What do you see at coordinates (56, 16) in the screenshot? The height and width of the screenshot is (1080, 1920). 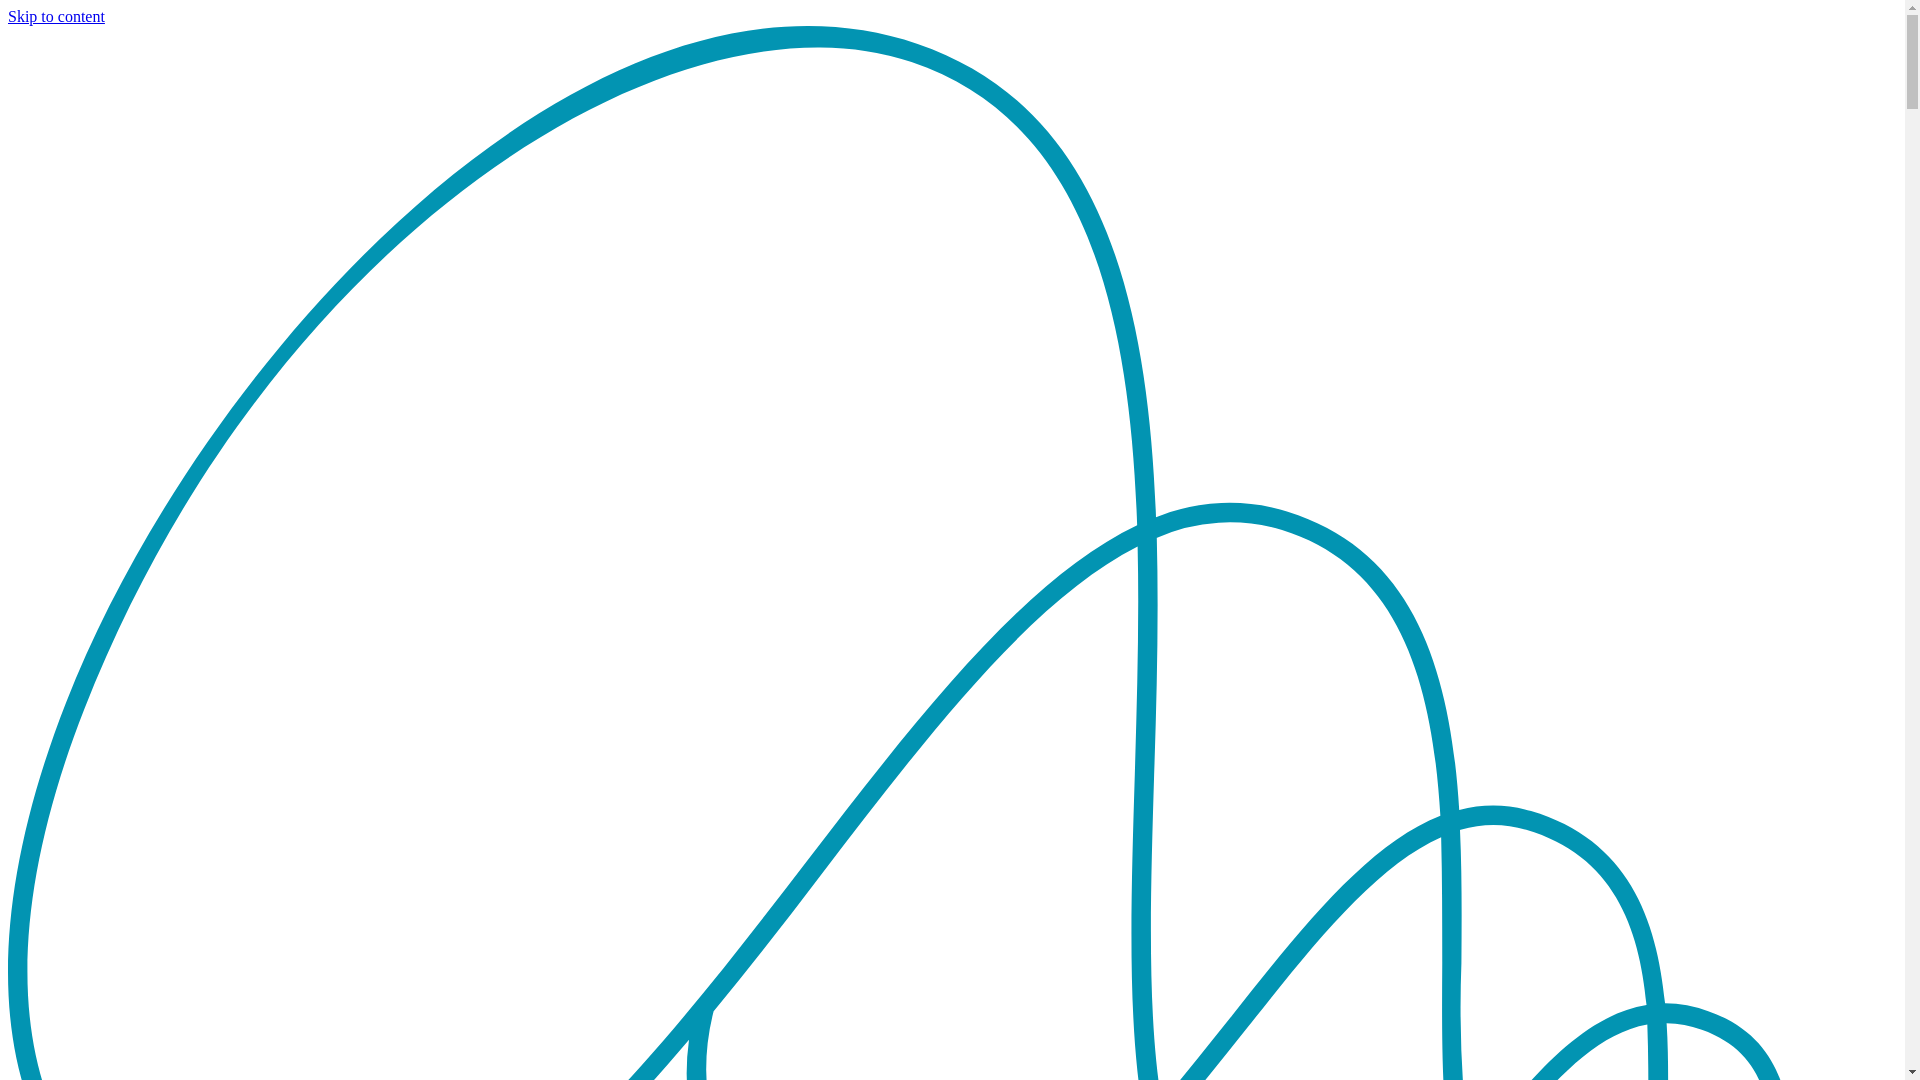 I see `'Skip to content'` at bounding box center [56, 16].